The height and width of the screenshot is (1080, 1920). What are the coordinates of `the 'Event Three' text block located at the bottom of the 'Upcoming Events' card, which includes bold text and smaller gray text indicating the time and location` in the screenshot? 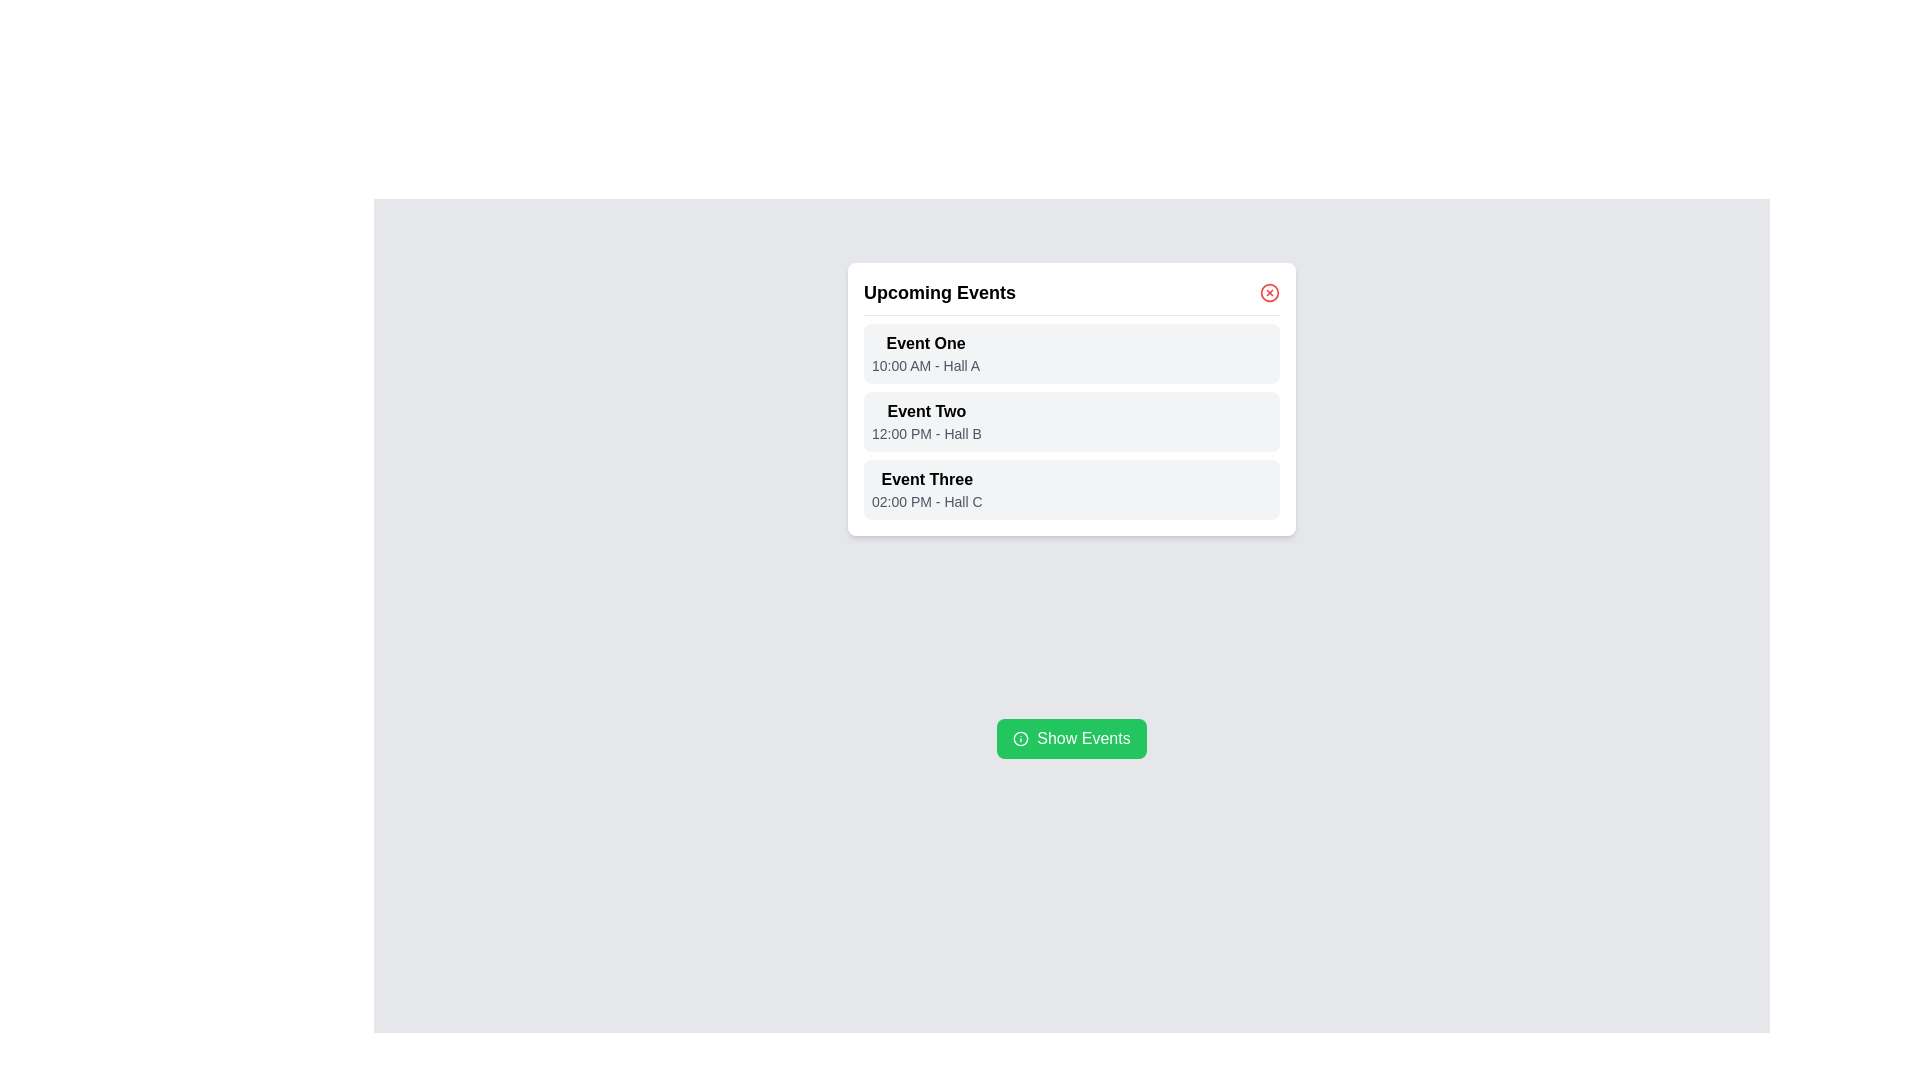 It's located at (925, 489).